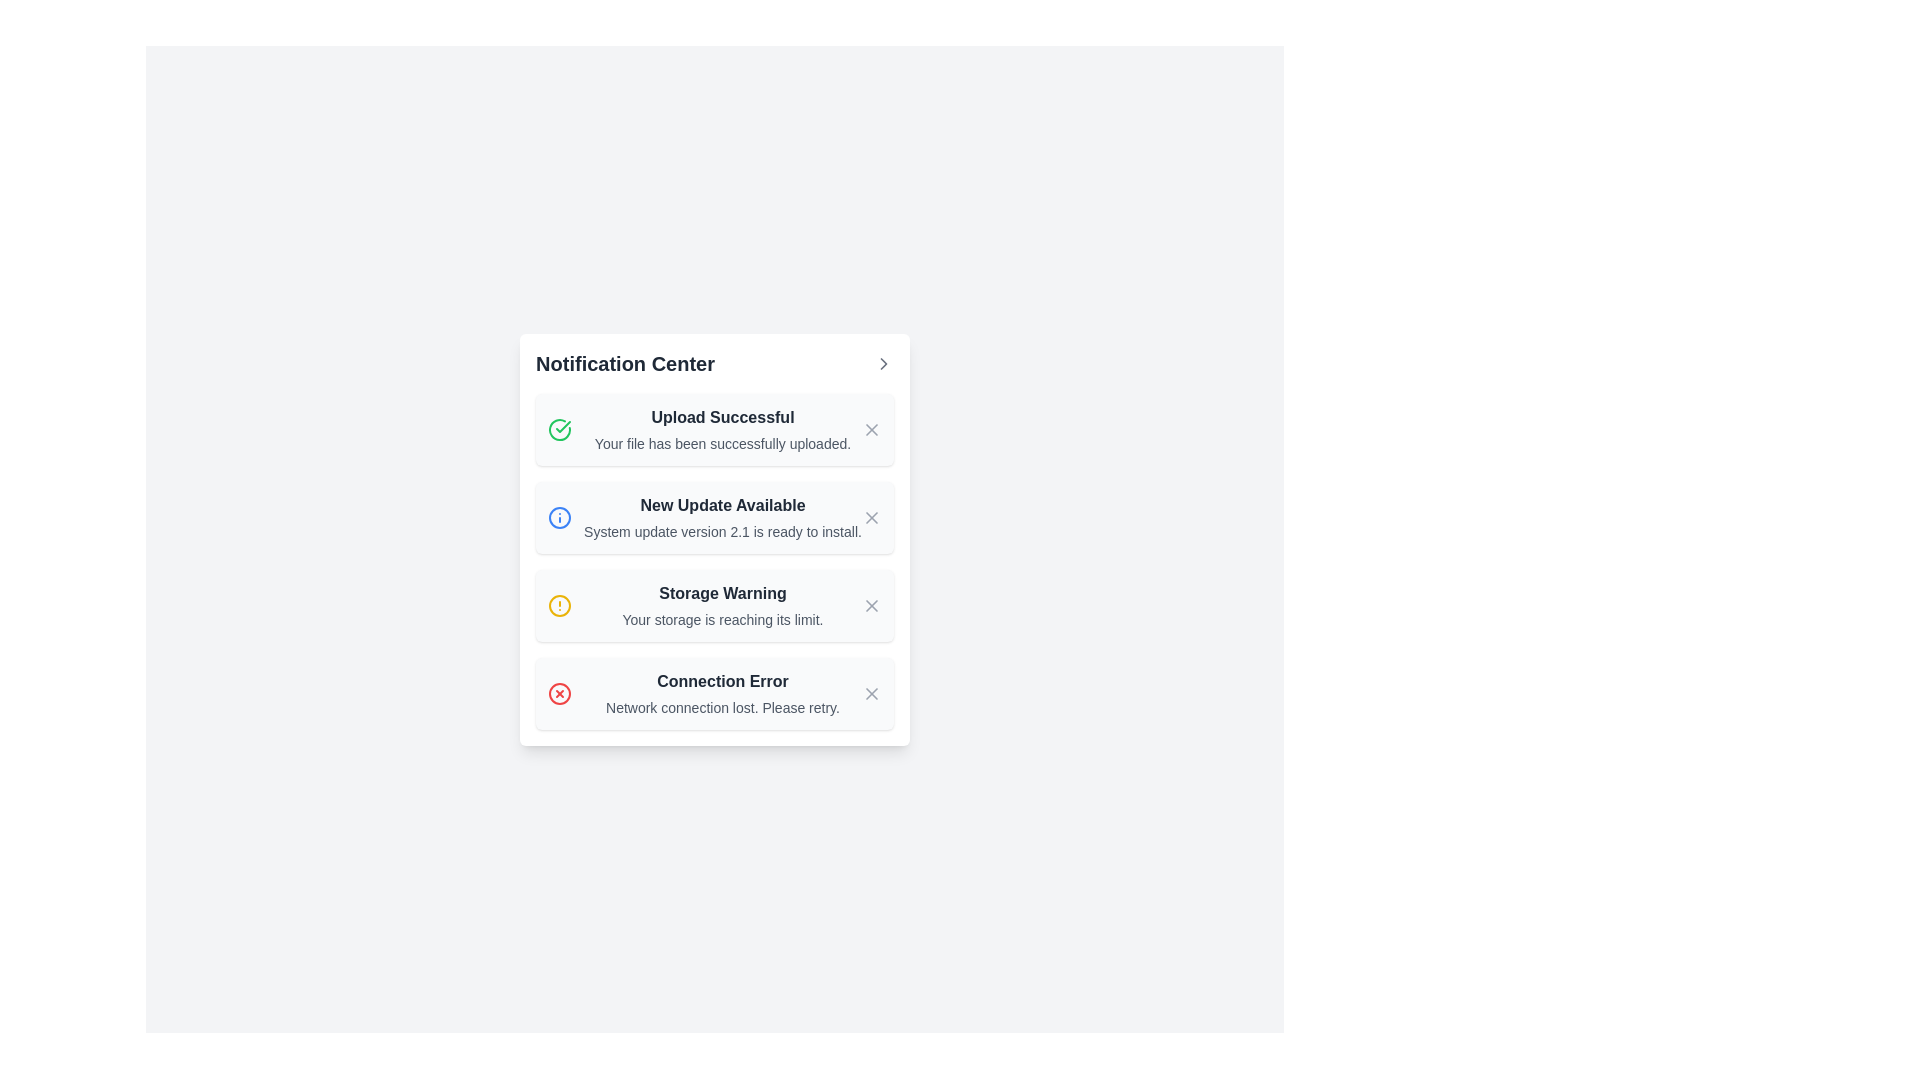 This screenshot has width=1920, height=1080. Describe the element at coordinates (560, 692) in the screenshot. I see `the network connection error graphic icon located in the fourth row of the notification panel, labeled 'Connection Error'` at that location.